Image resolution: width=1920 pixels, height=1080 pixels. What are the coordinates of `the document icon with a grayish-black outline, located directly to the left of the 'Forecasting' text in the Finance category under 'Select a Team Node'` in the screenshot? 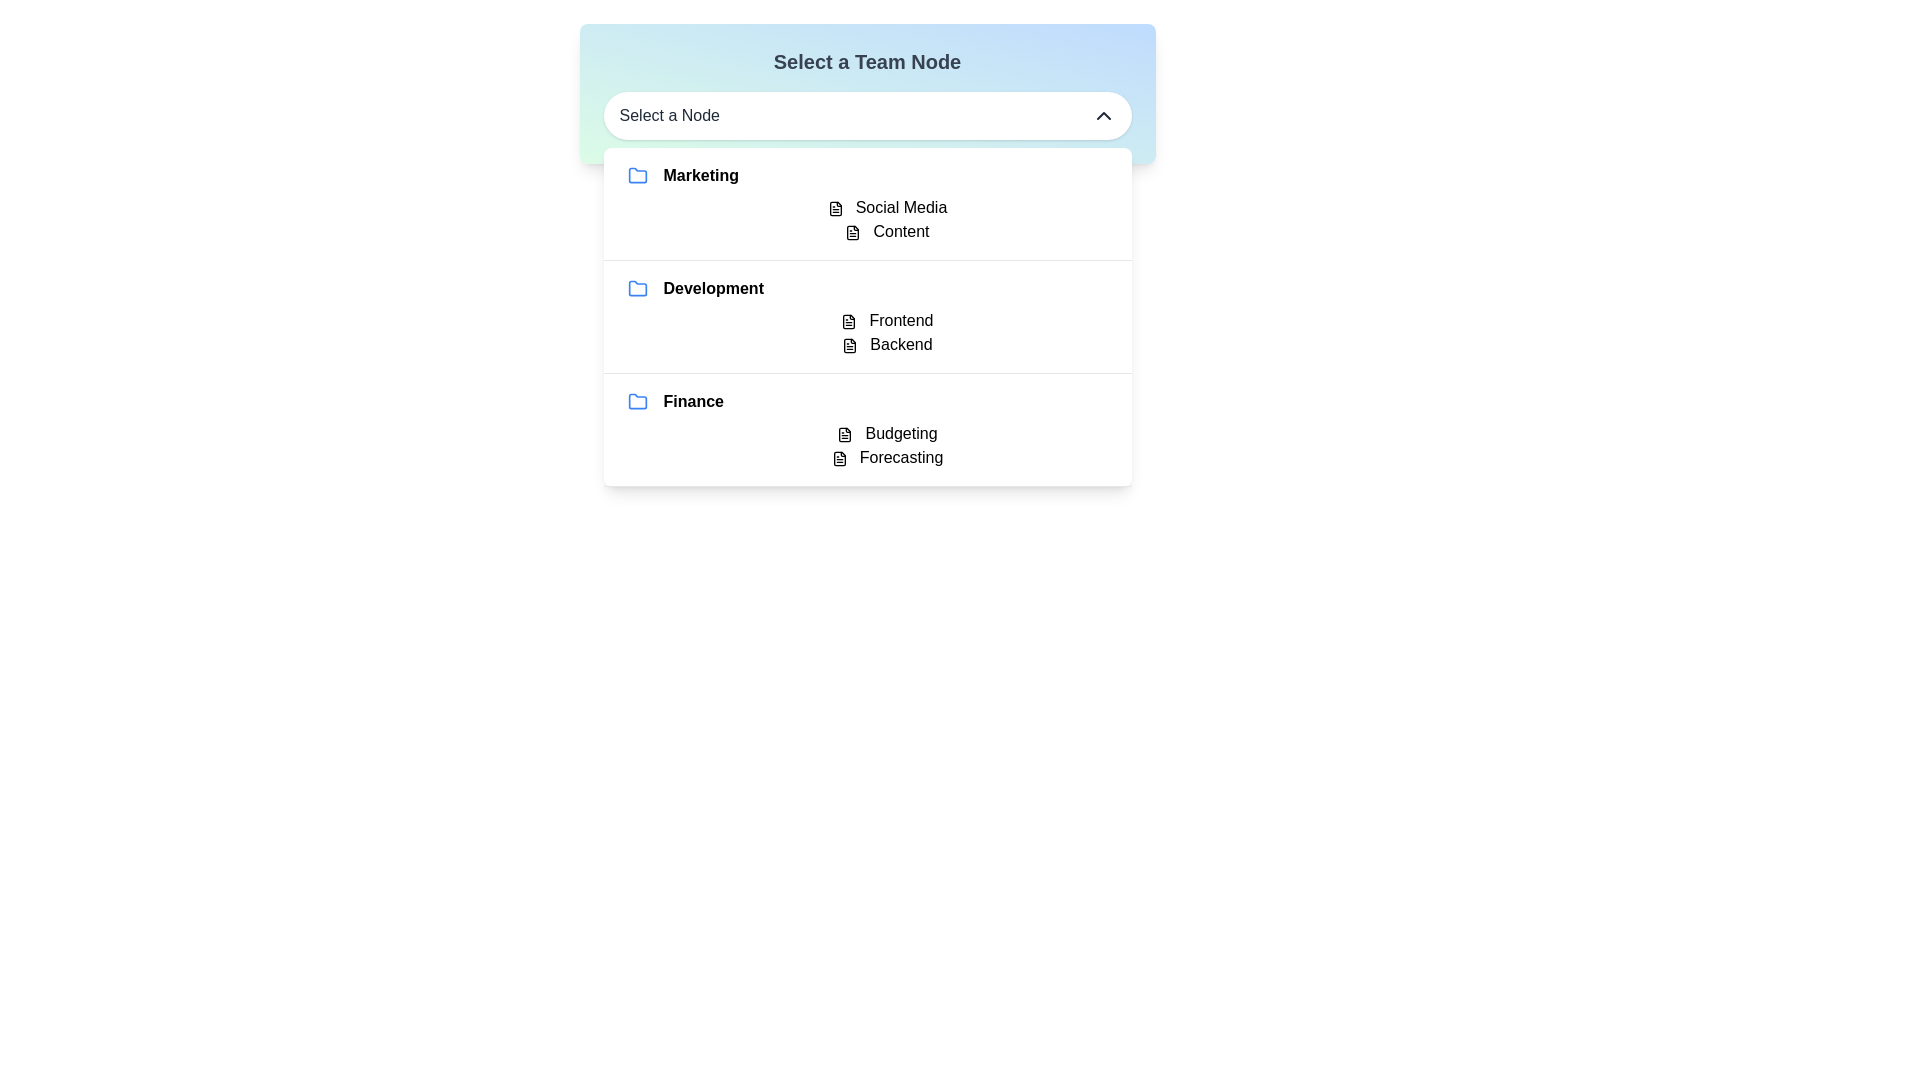 It's located at (839, 458).